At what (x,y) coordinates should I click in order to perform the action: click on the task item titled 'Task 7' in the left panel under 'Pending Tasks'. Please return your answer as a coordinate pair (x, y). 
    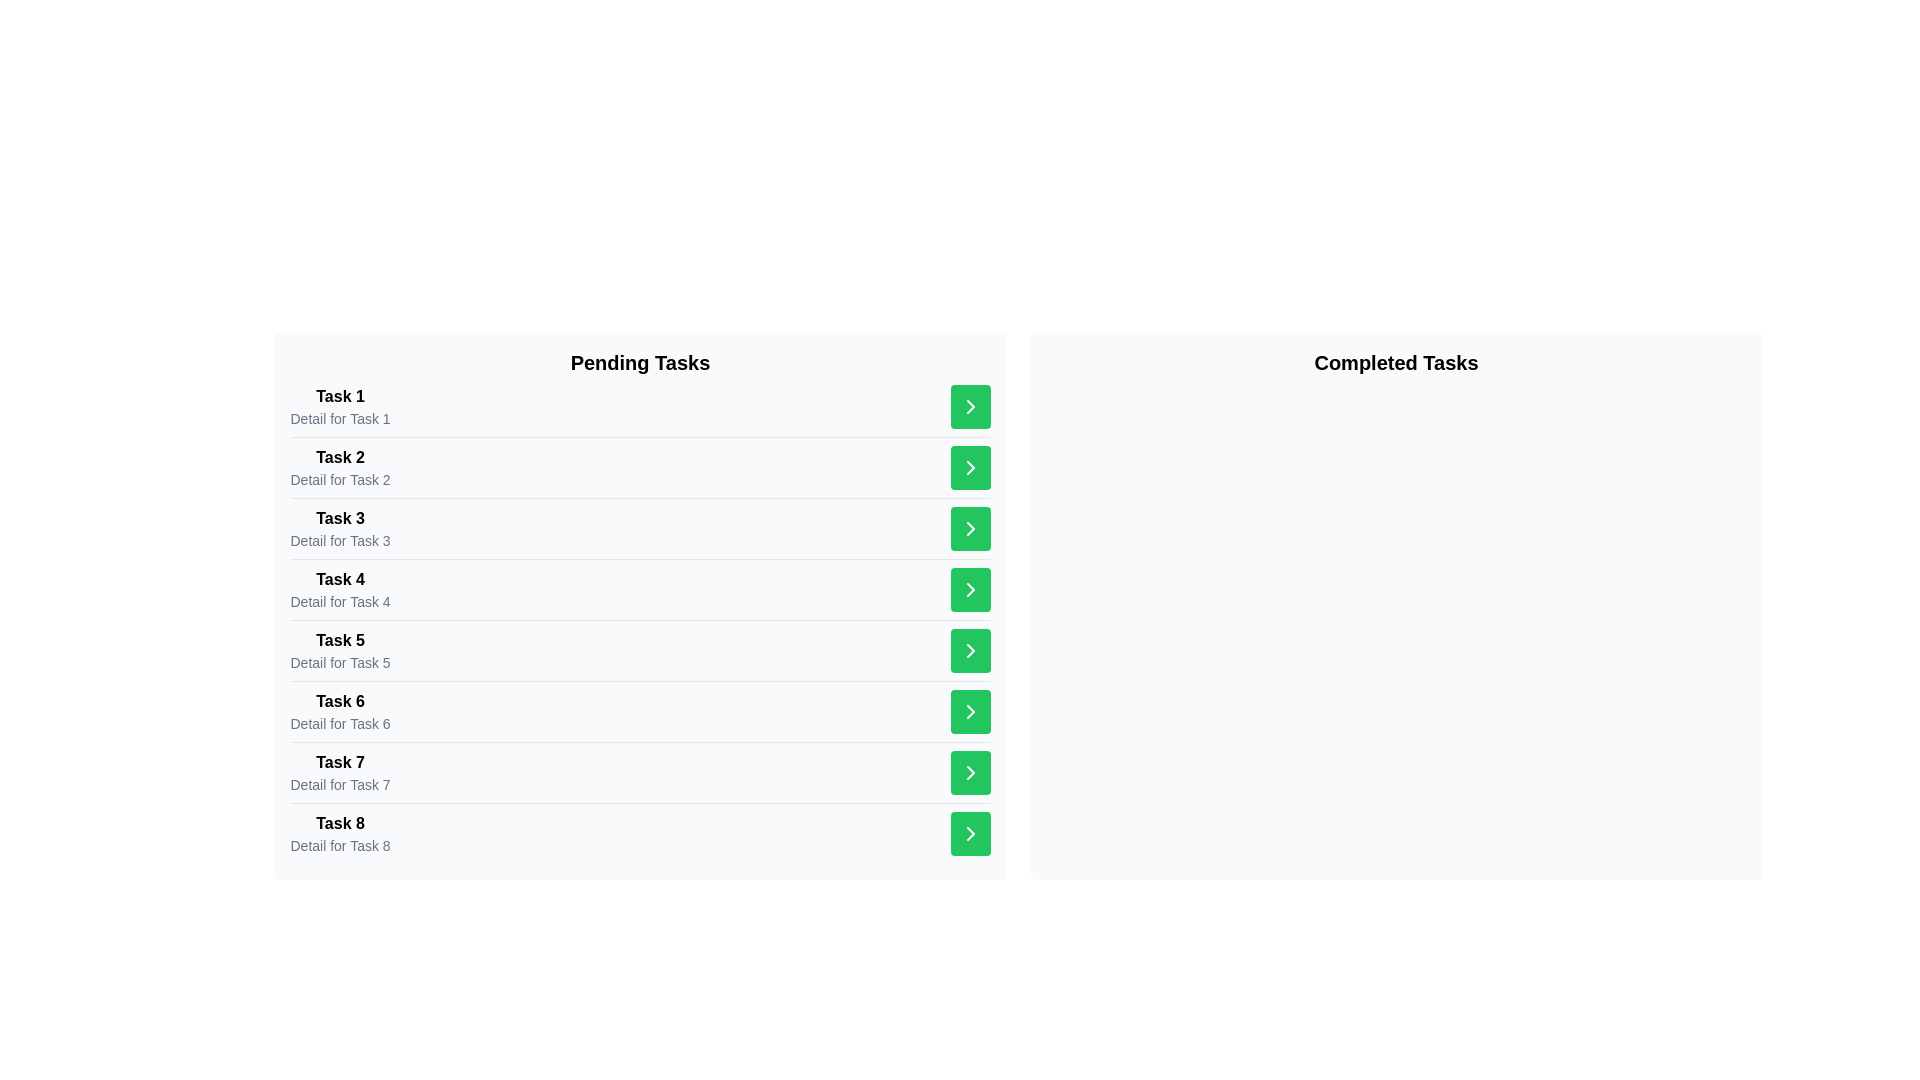
    Looking at the image, I should click on (640, 771).